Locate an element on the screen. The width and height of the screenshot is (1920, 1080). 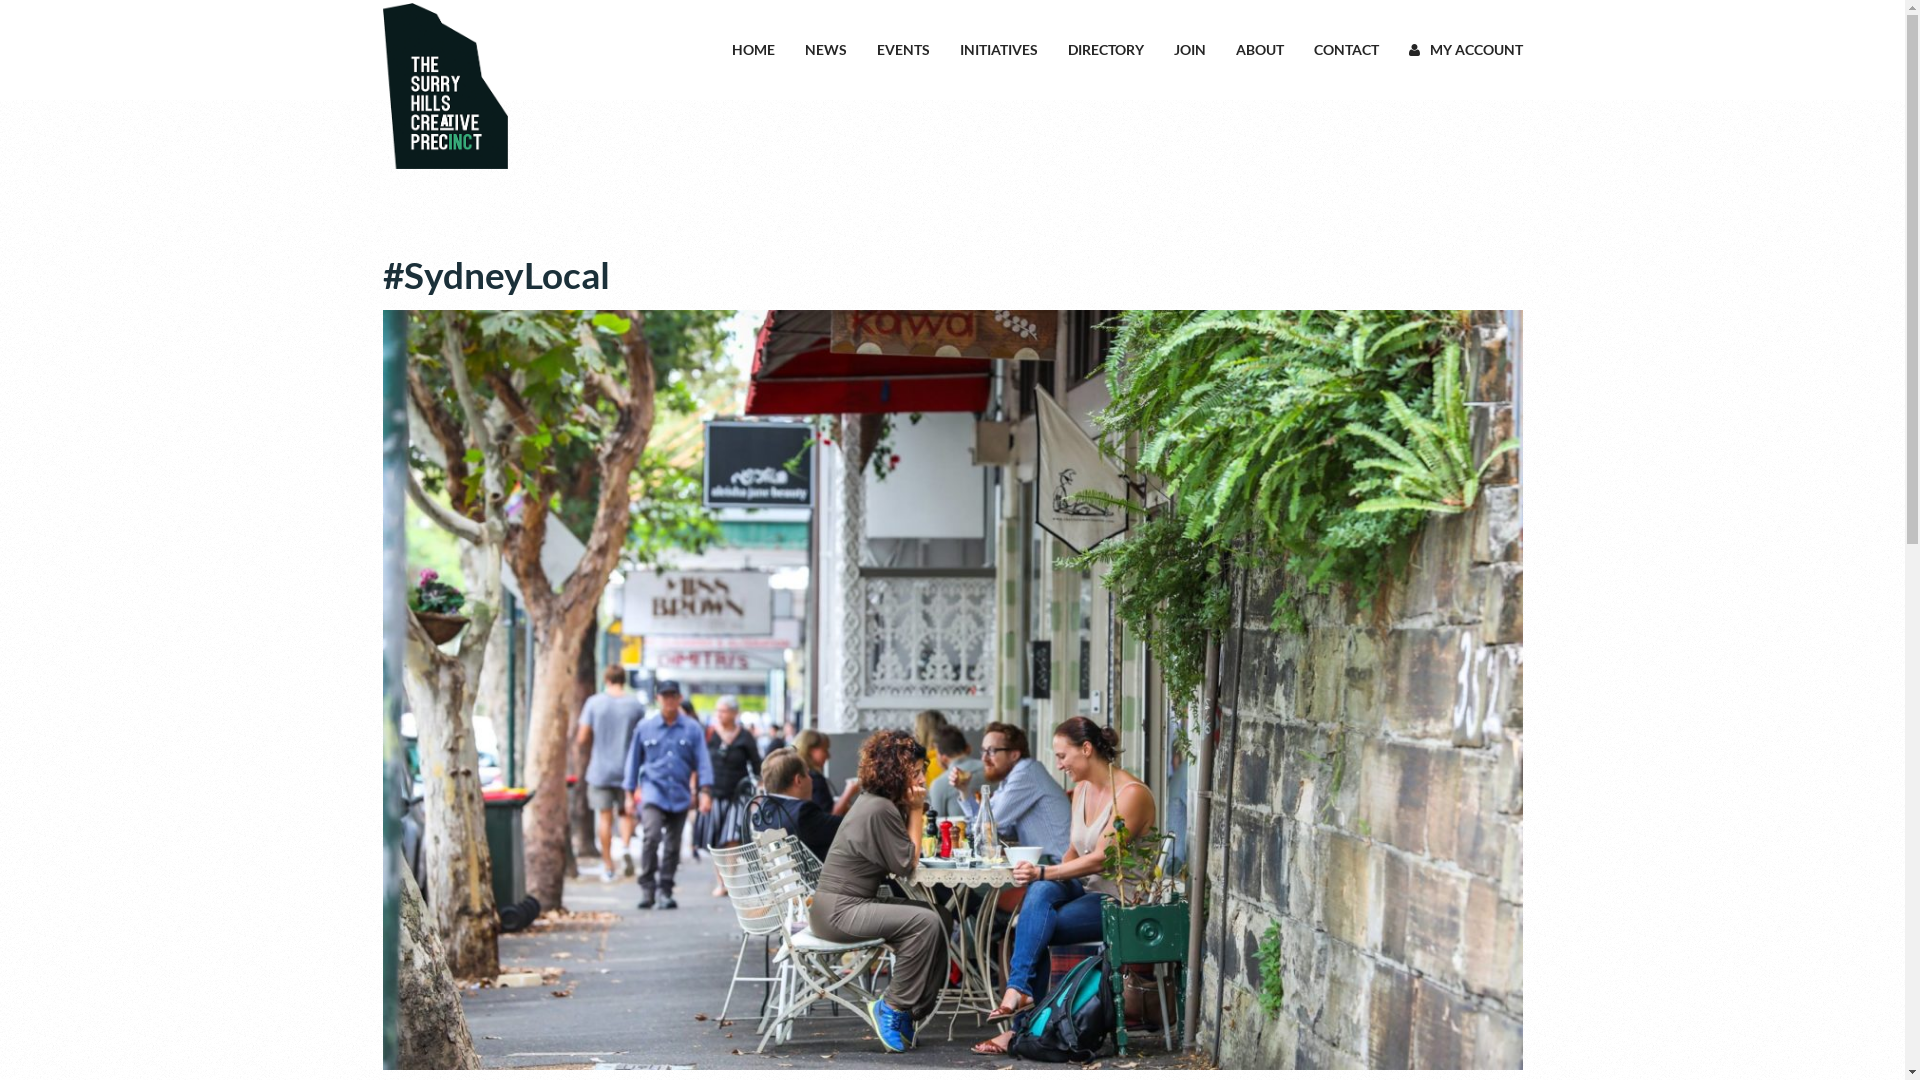
'DIRECTORY' is located at coordinates (1104, 49).